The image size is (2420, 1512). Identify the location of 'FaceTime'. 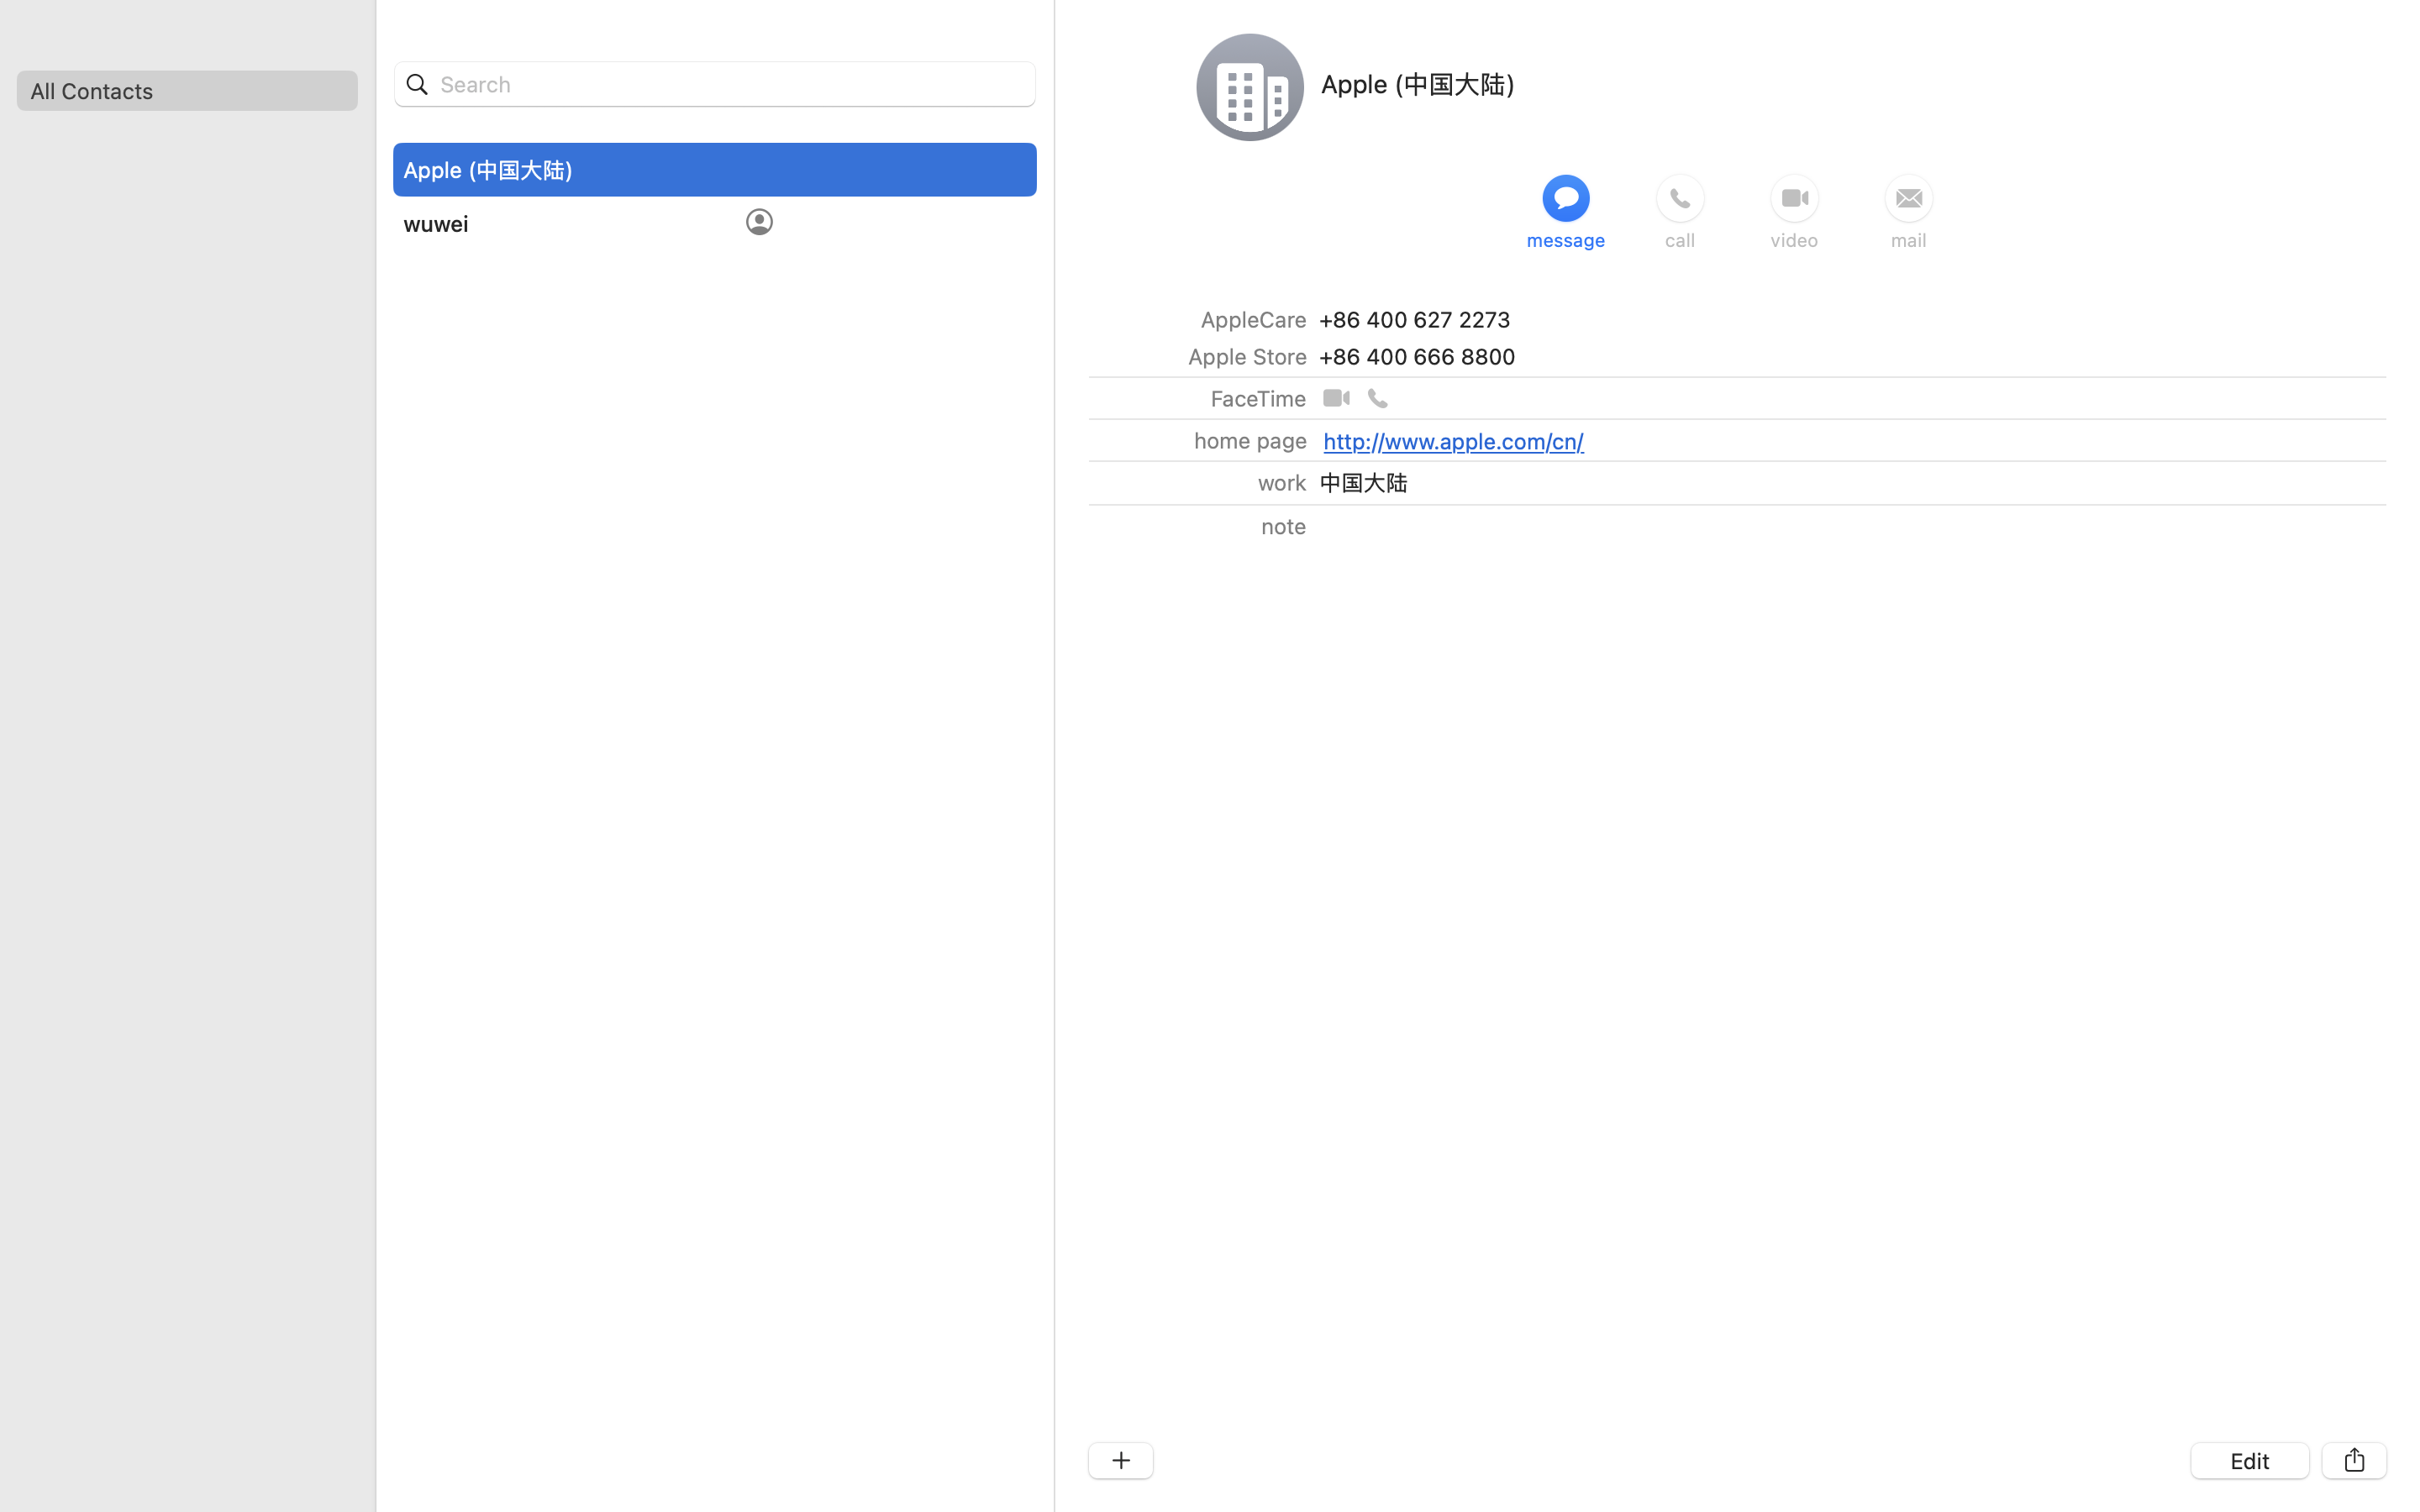
(1258, 396).